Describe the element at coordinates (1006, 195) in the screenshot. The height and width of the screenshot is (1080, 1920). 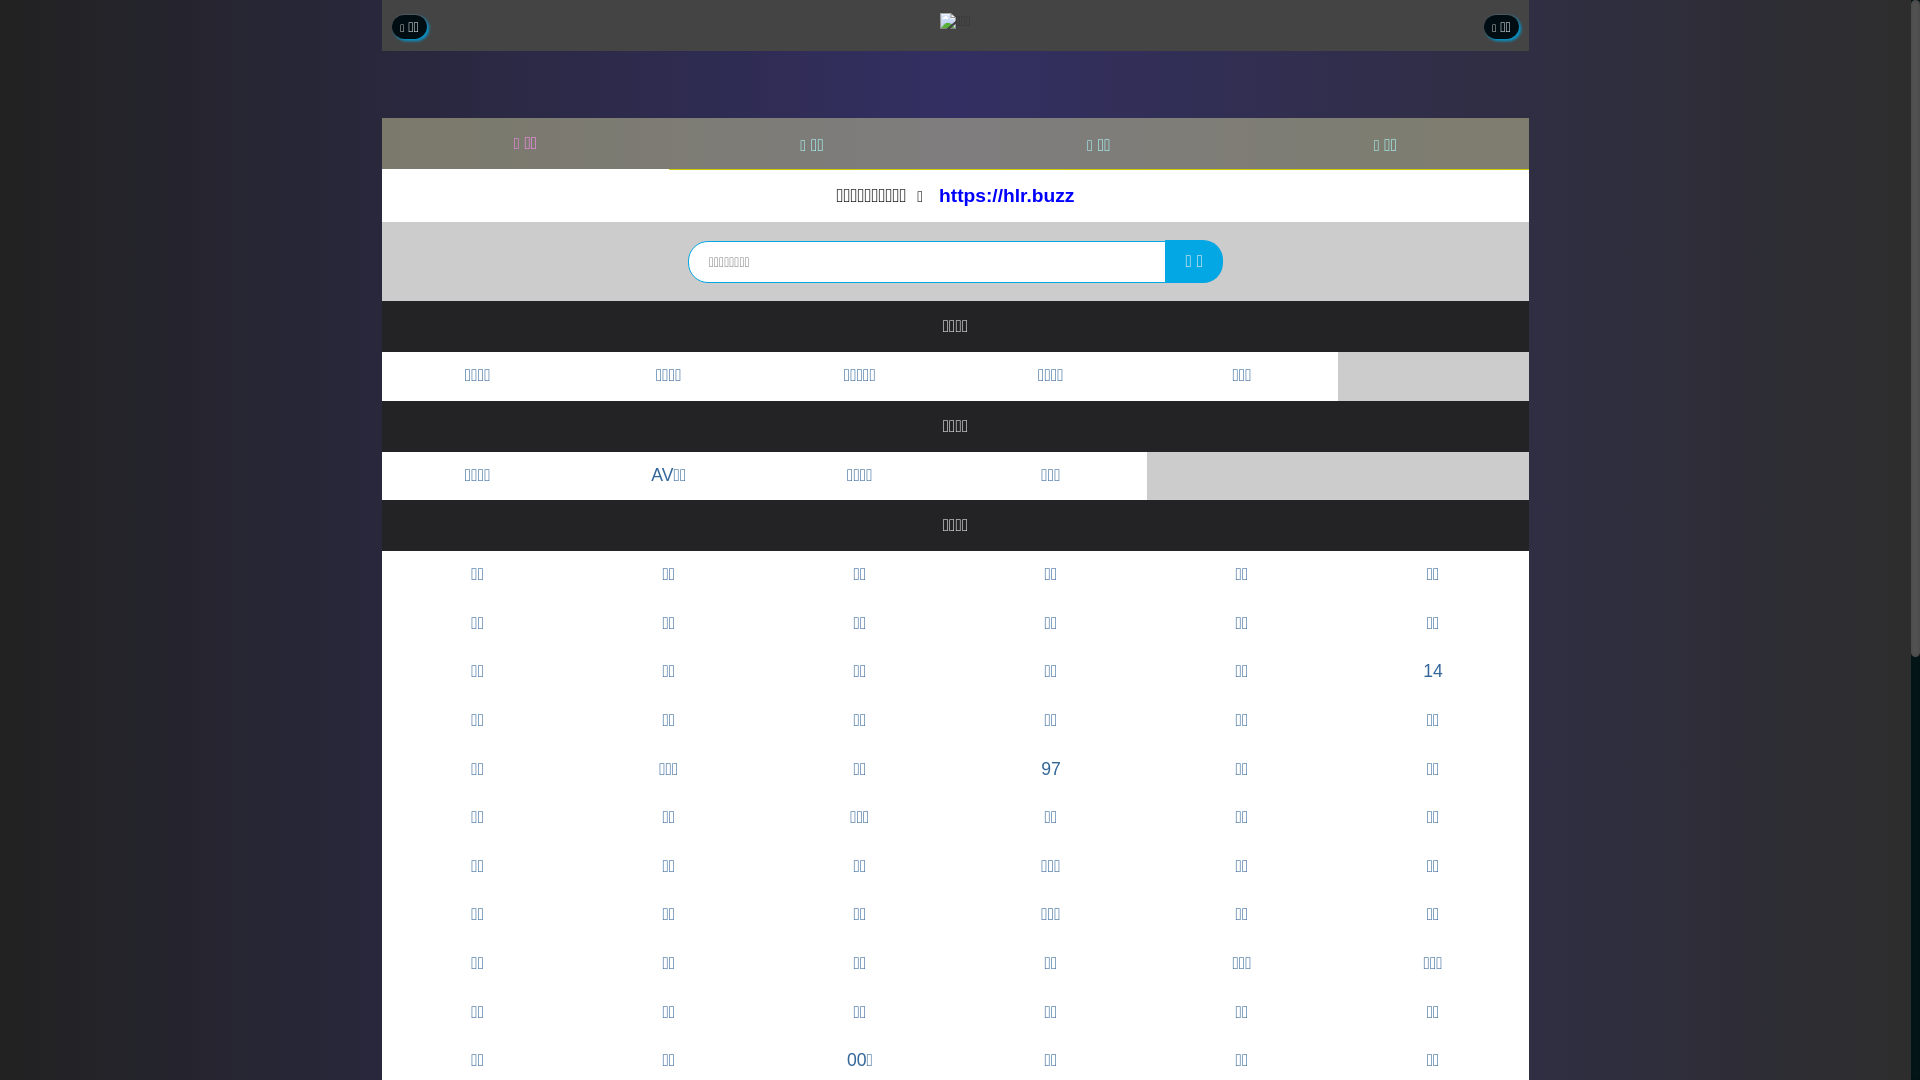
I see `'https://hlr.buzz'` at that location.